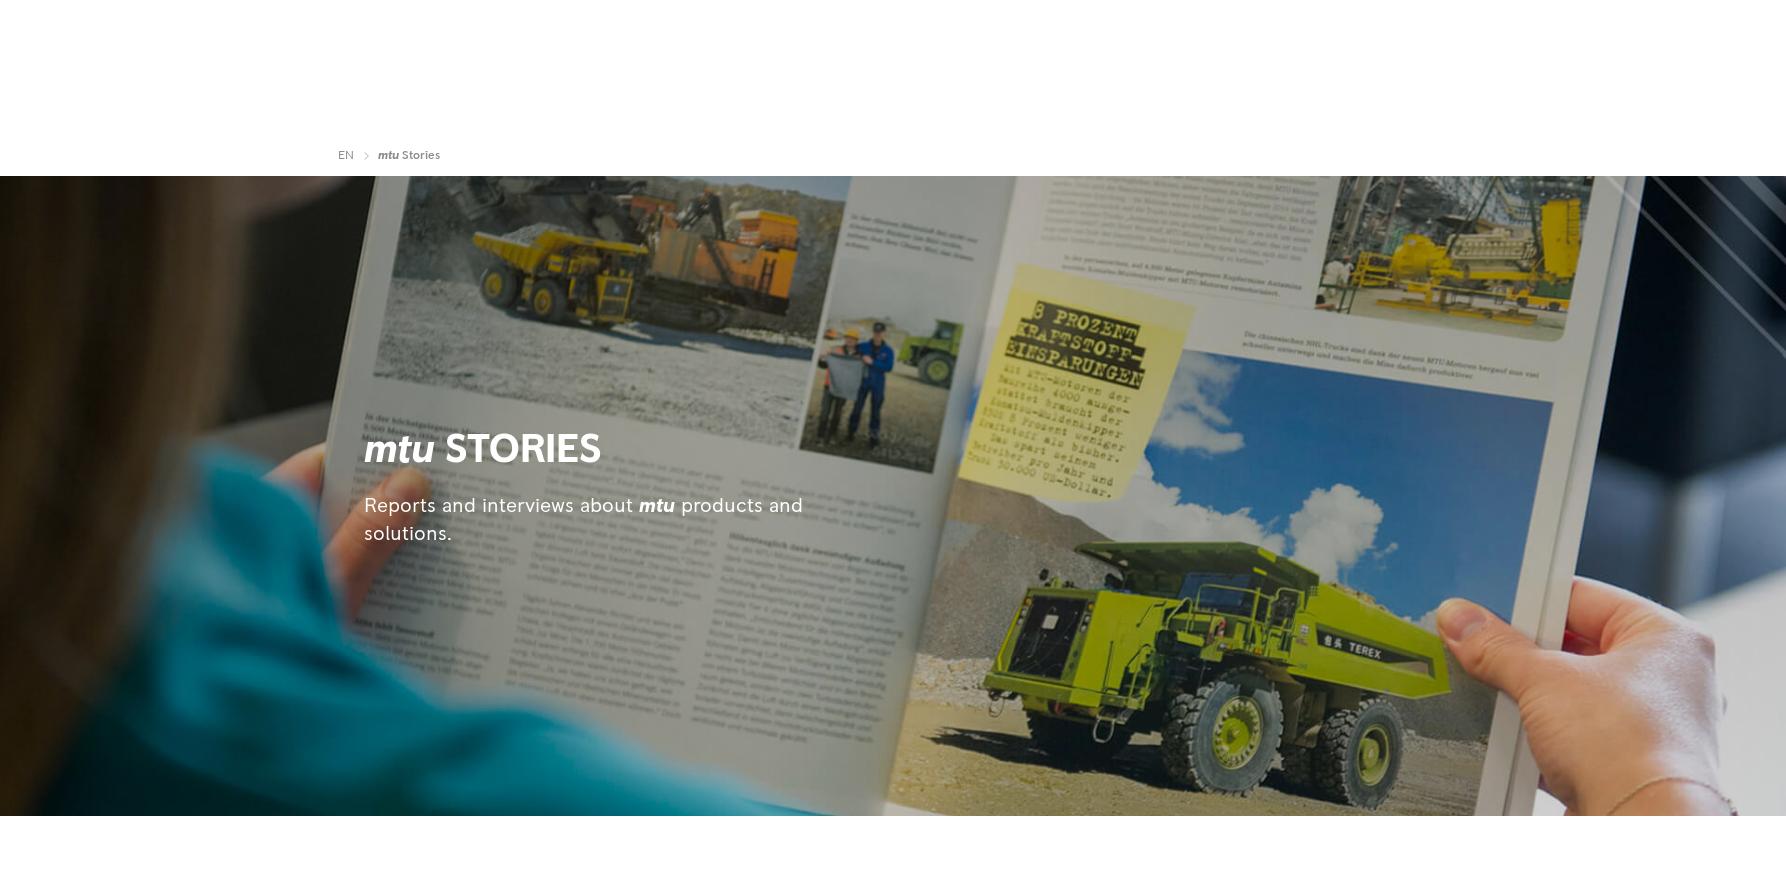 The height and width of the screenshot is (891, 1786). I want to click on 'Stories', so click(419, 155).